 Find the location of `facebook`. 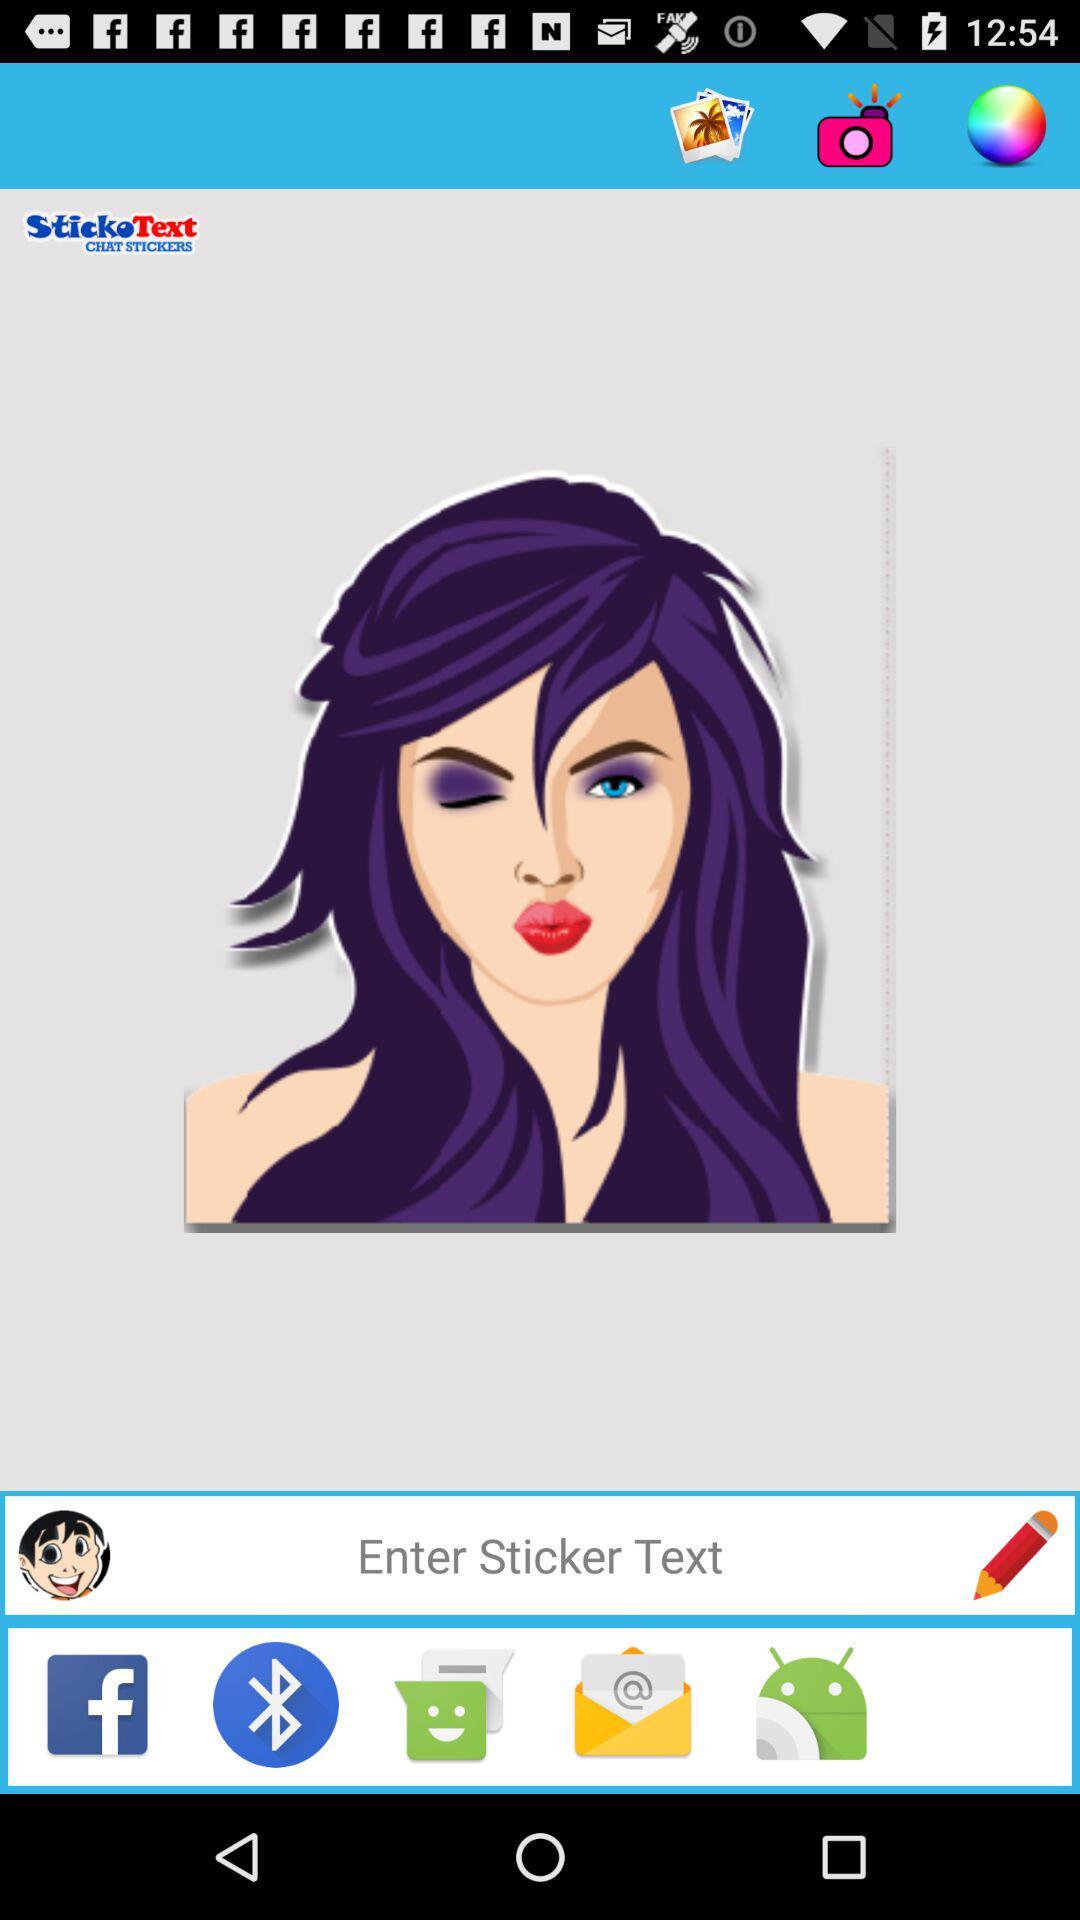

facebook is located at coordinates (97, 1703).